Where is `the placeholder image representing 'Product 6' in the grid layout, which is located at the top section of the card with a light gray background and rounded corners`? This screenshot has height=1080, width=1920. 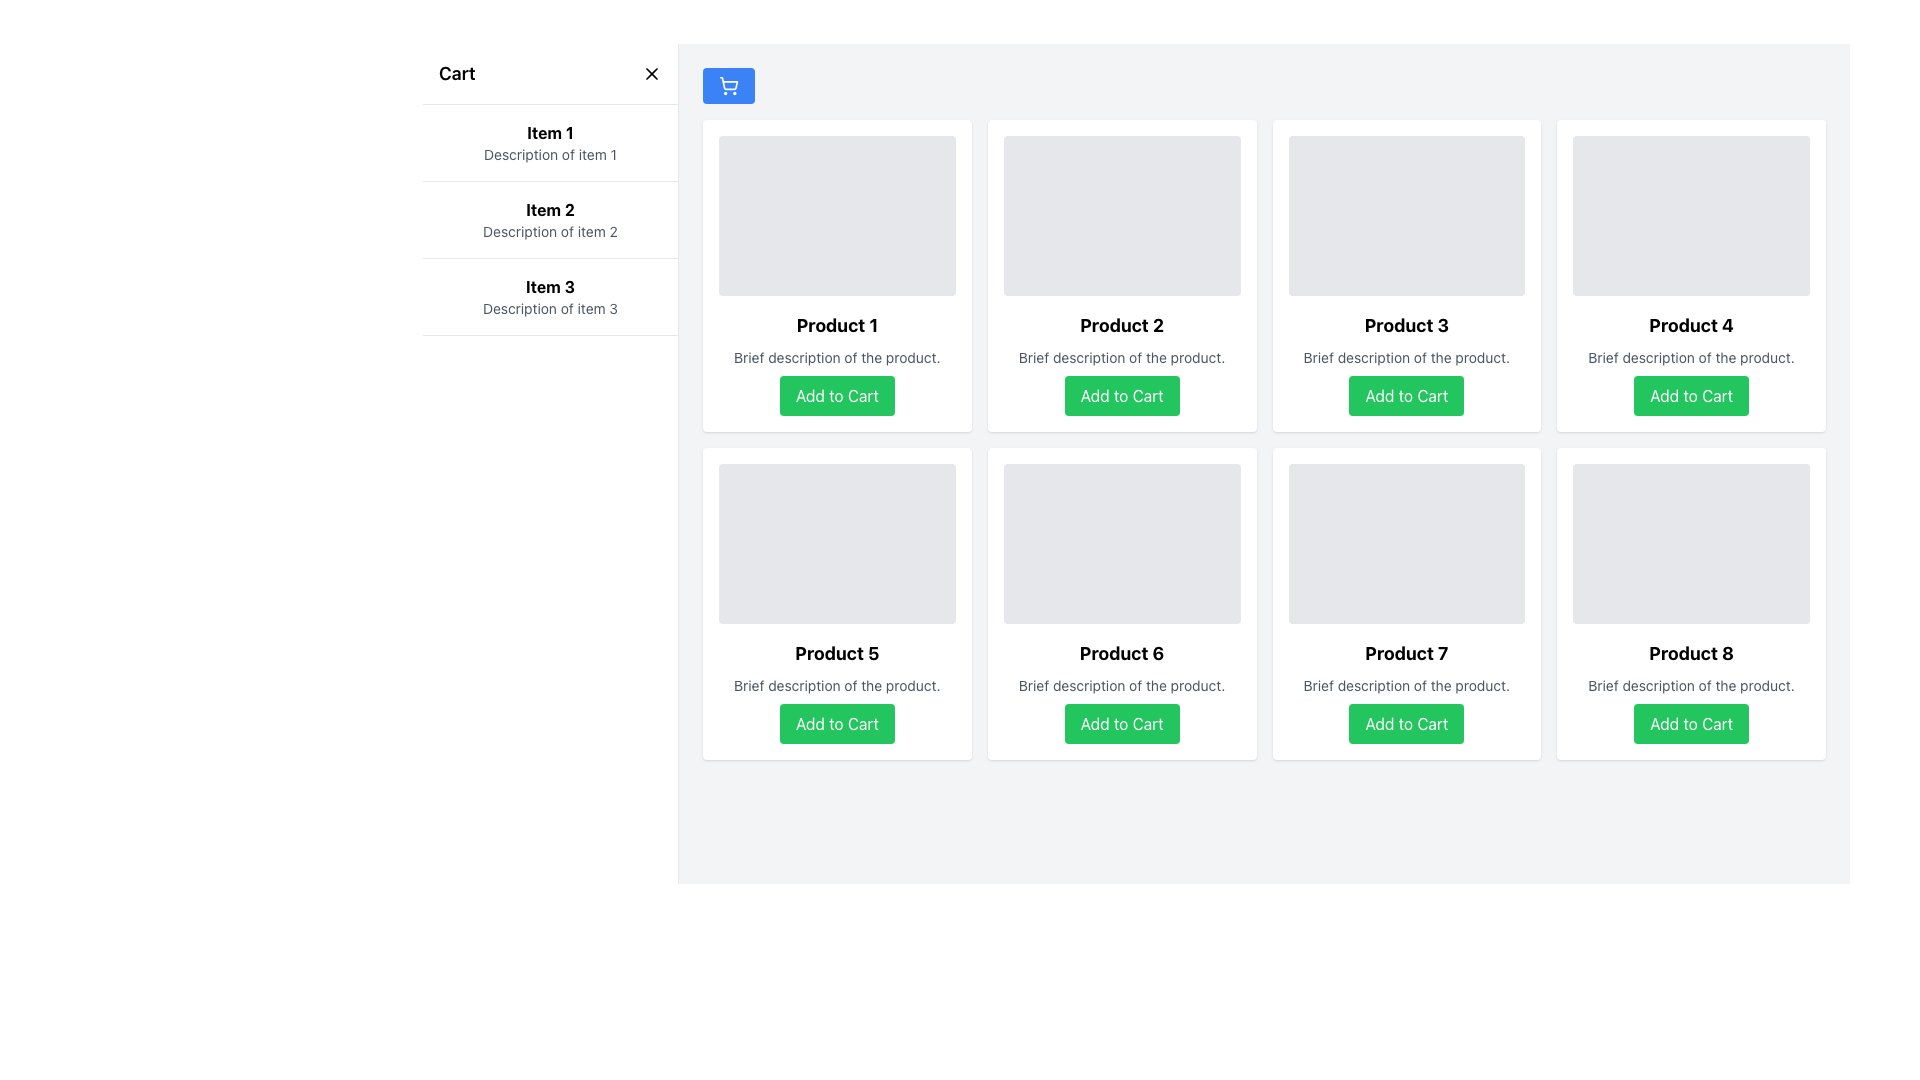
the placeholder image representing 'Product 6' in the grid layout, which is located at the top section of the card with a light gray background and rounded corners is located at coordinates (1122, 543).